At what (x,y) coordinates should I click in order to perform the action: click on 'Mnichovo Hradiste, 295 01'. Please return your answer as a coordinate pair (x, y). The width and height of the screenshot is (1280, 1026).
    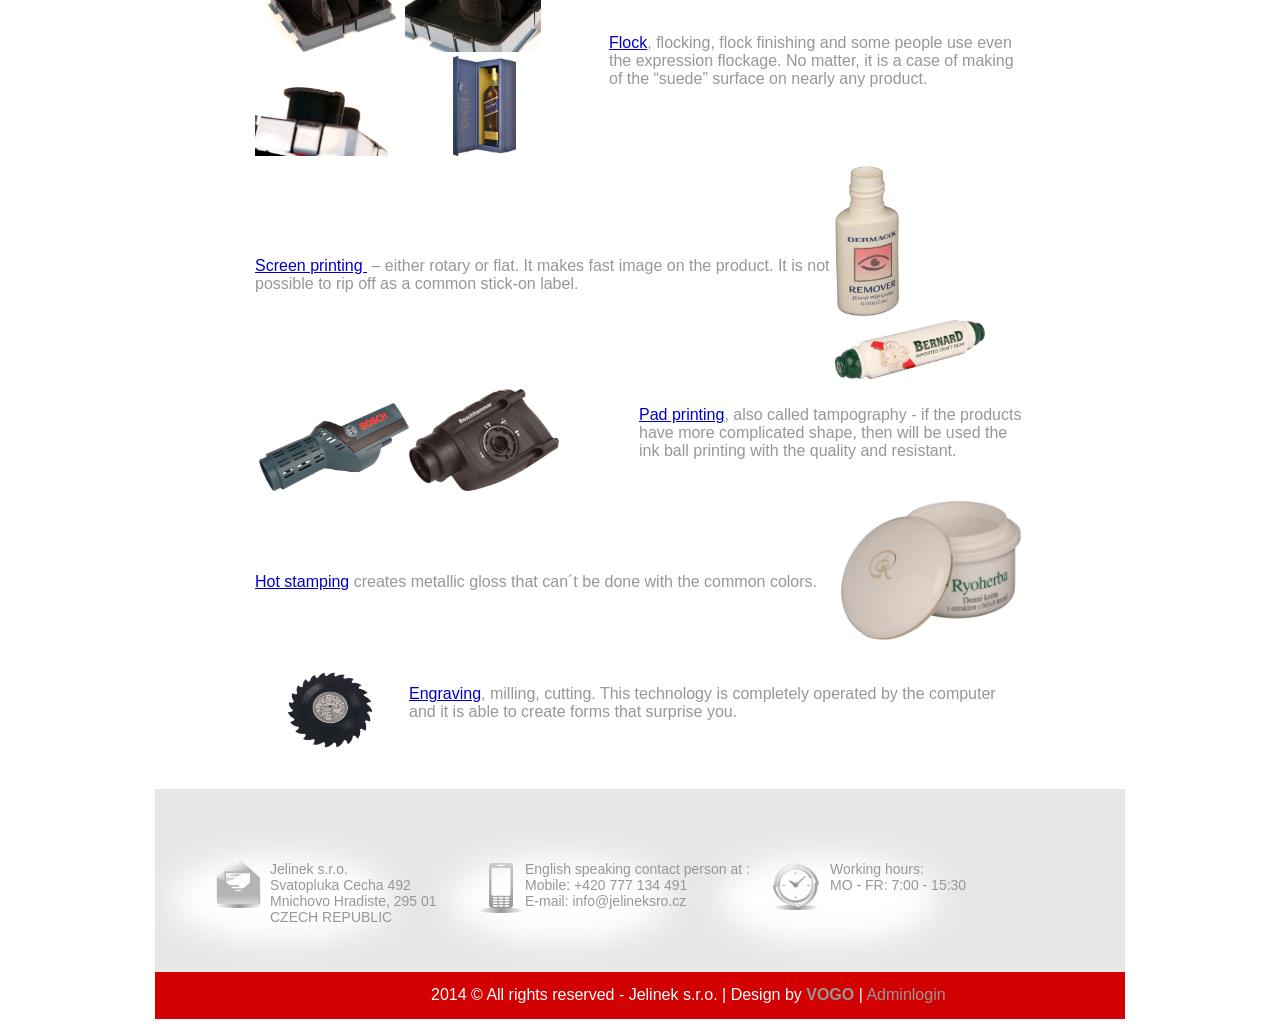
    Looking at the image, I should click on (268, 900).